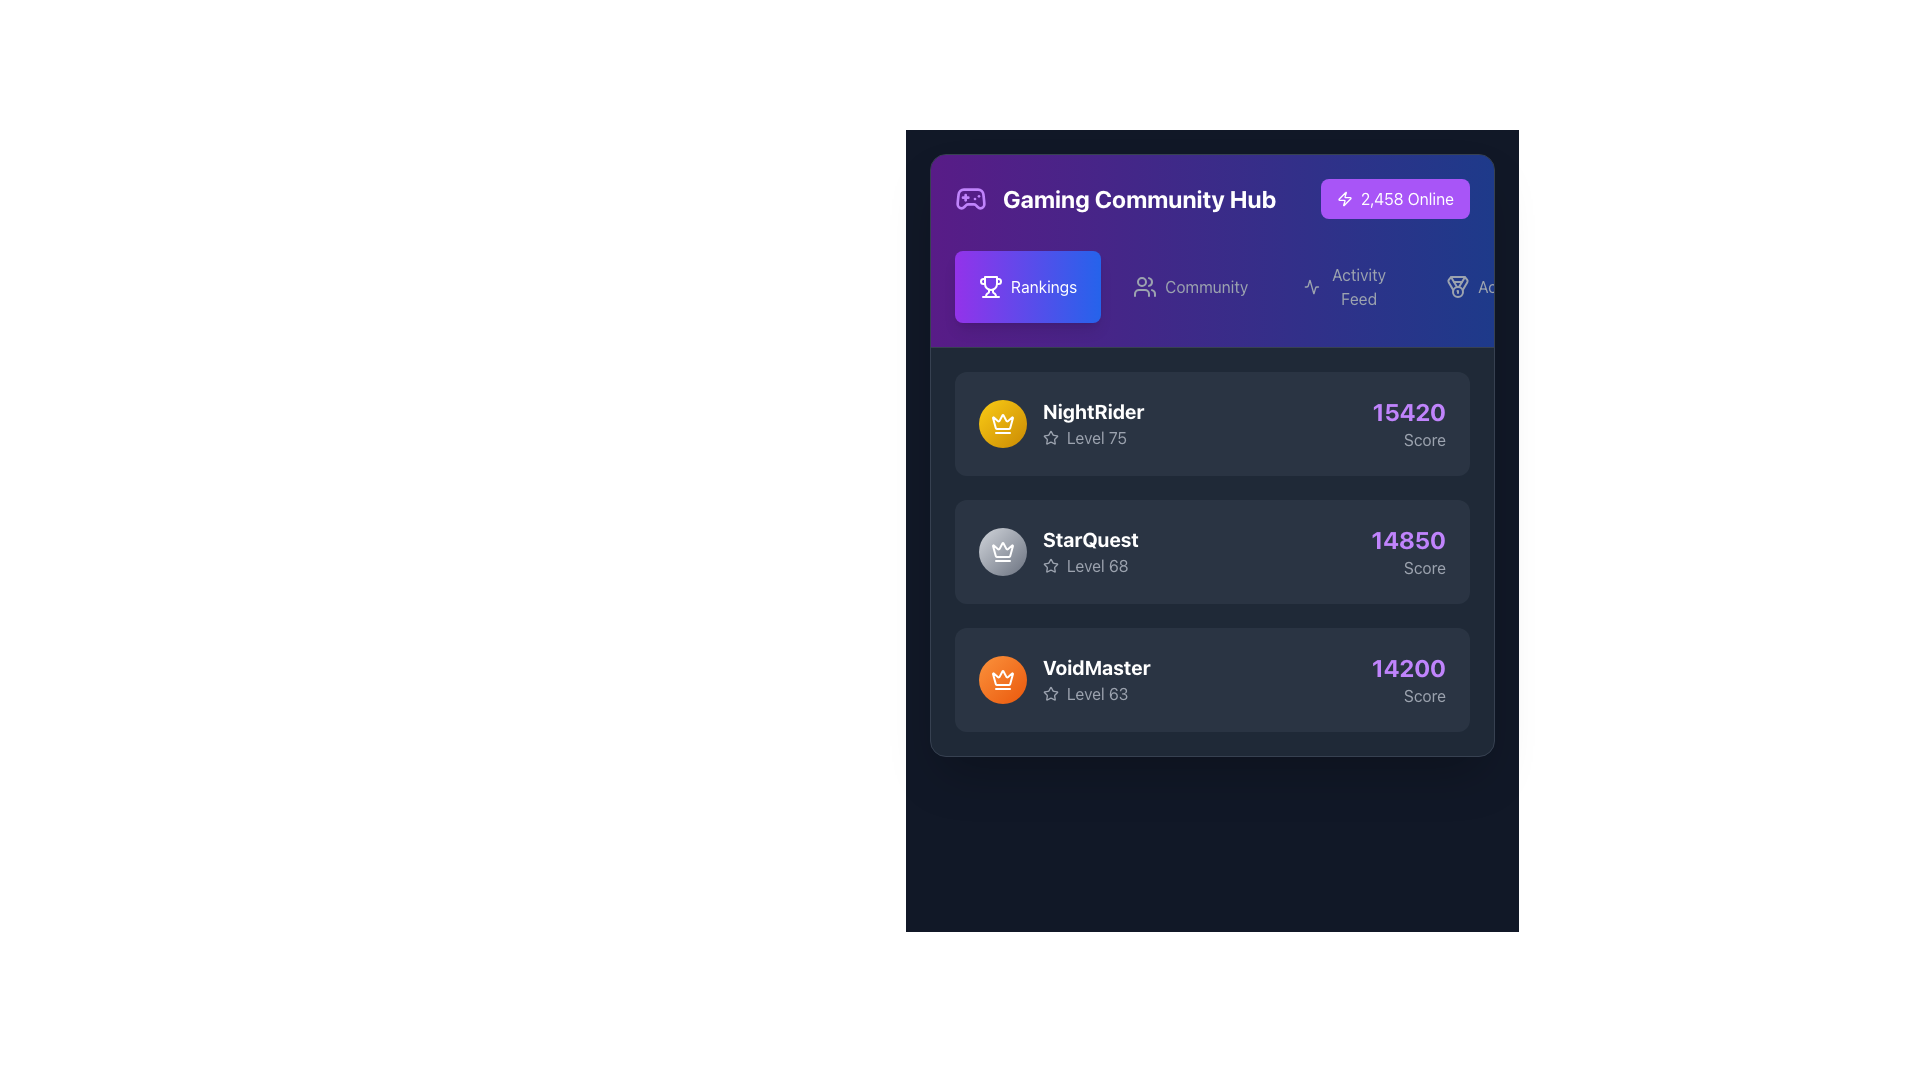 This screenshot has width=1920, height=1080. Describe the element at coordinates (1092, 423) in the screenshot. I see `the leaderboard entry displaying 'NightRider' and 'Level 75' along with the star icon` at that location.